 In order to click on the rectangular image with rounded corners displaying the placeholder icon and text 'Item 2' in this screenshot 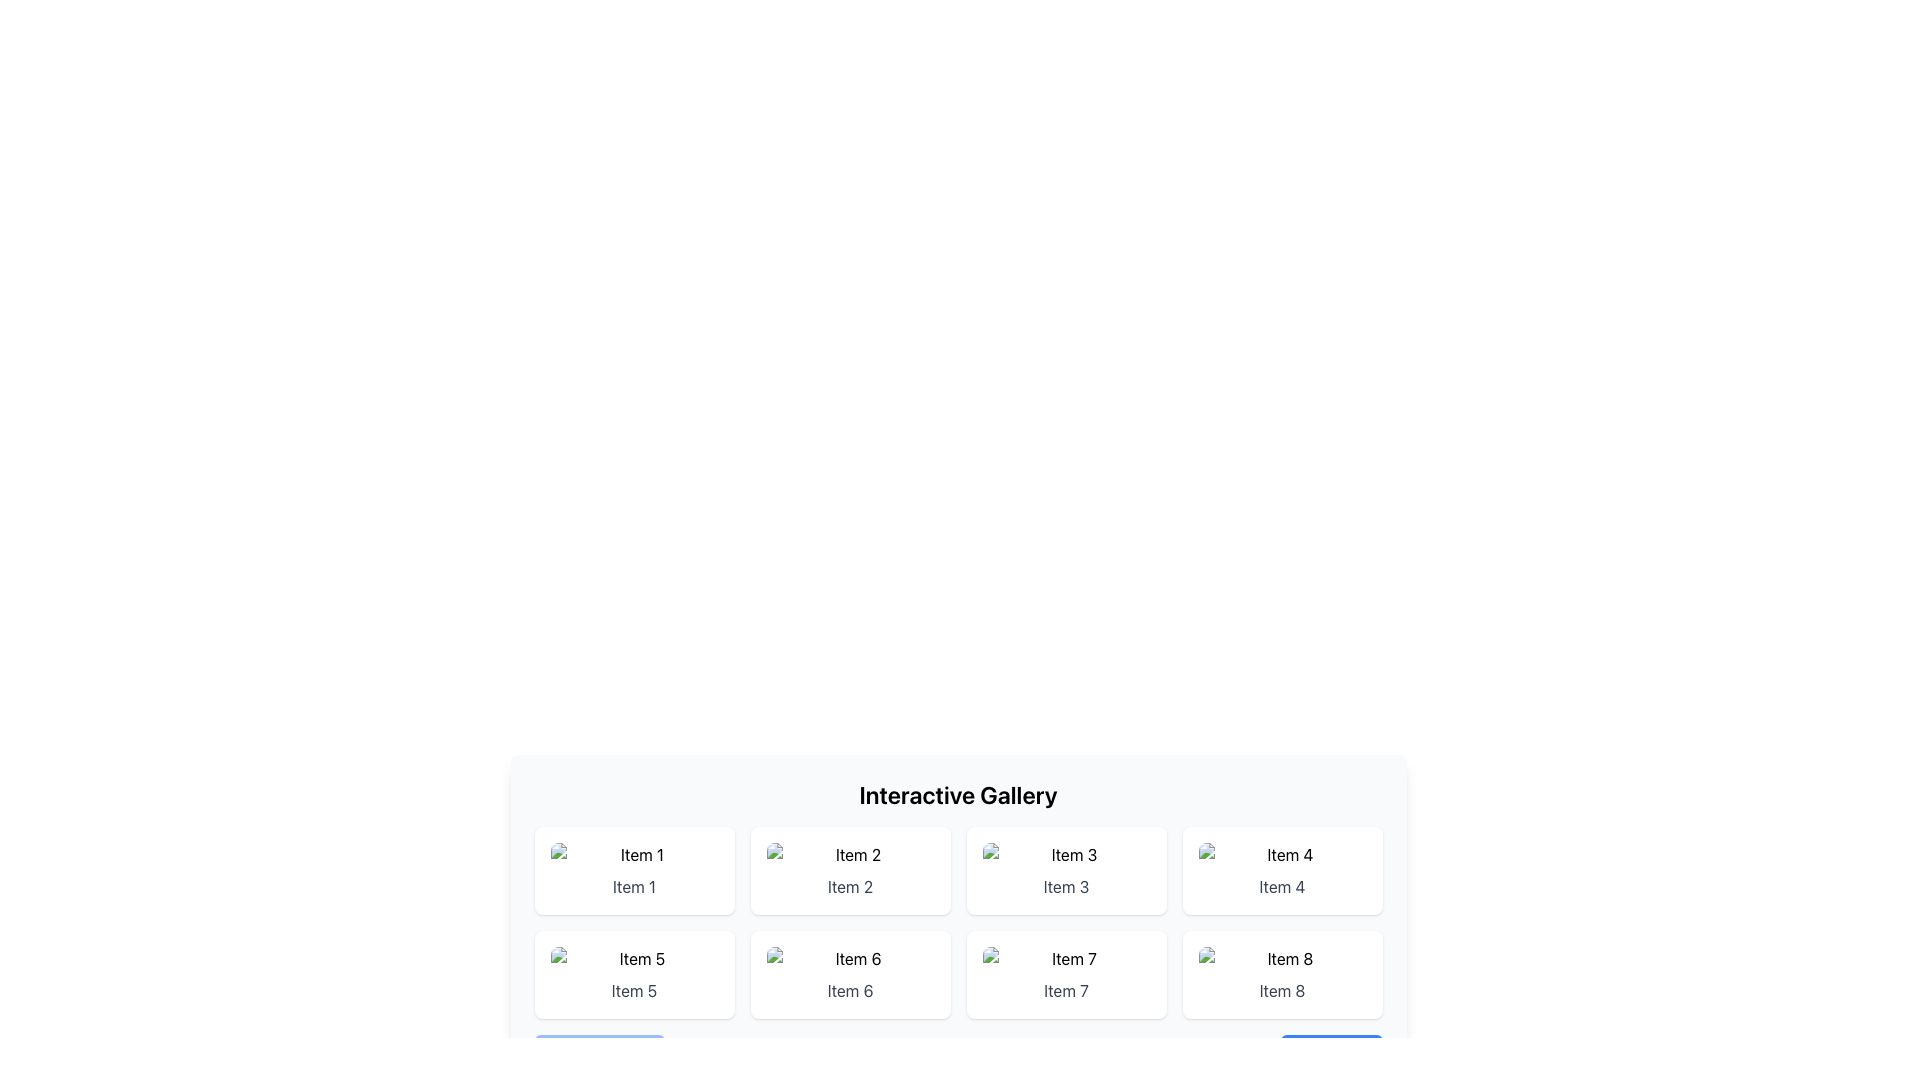, I will do `click(850, 855)`.